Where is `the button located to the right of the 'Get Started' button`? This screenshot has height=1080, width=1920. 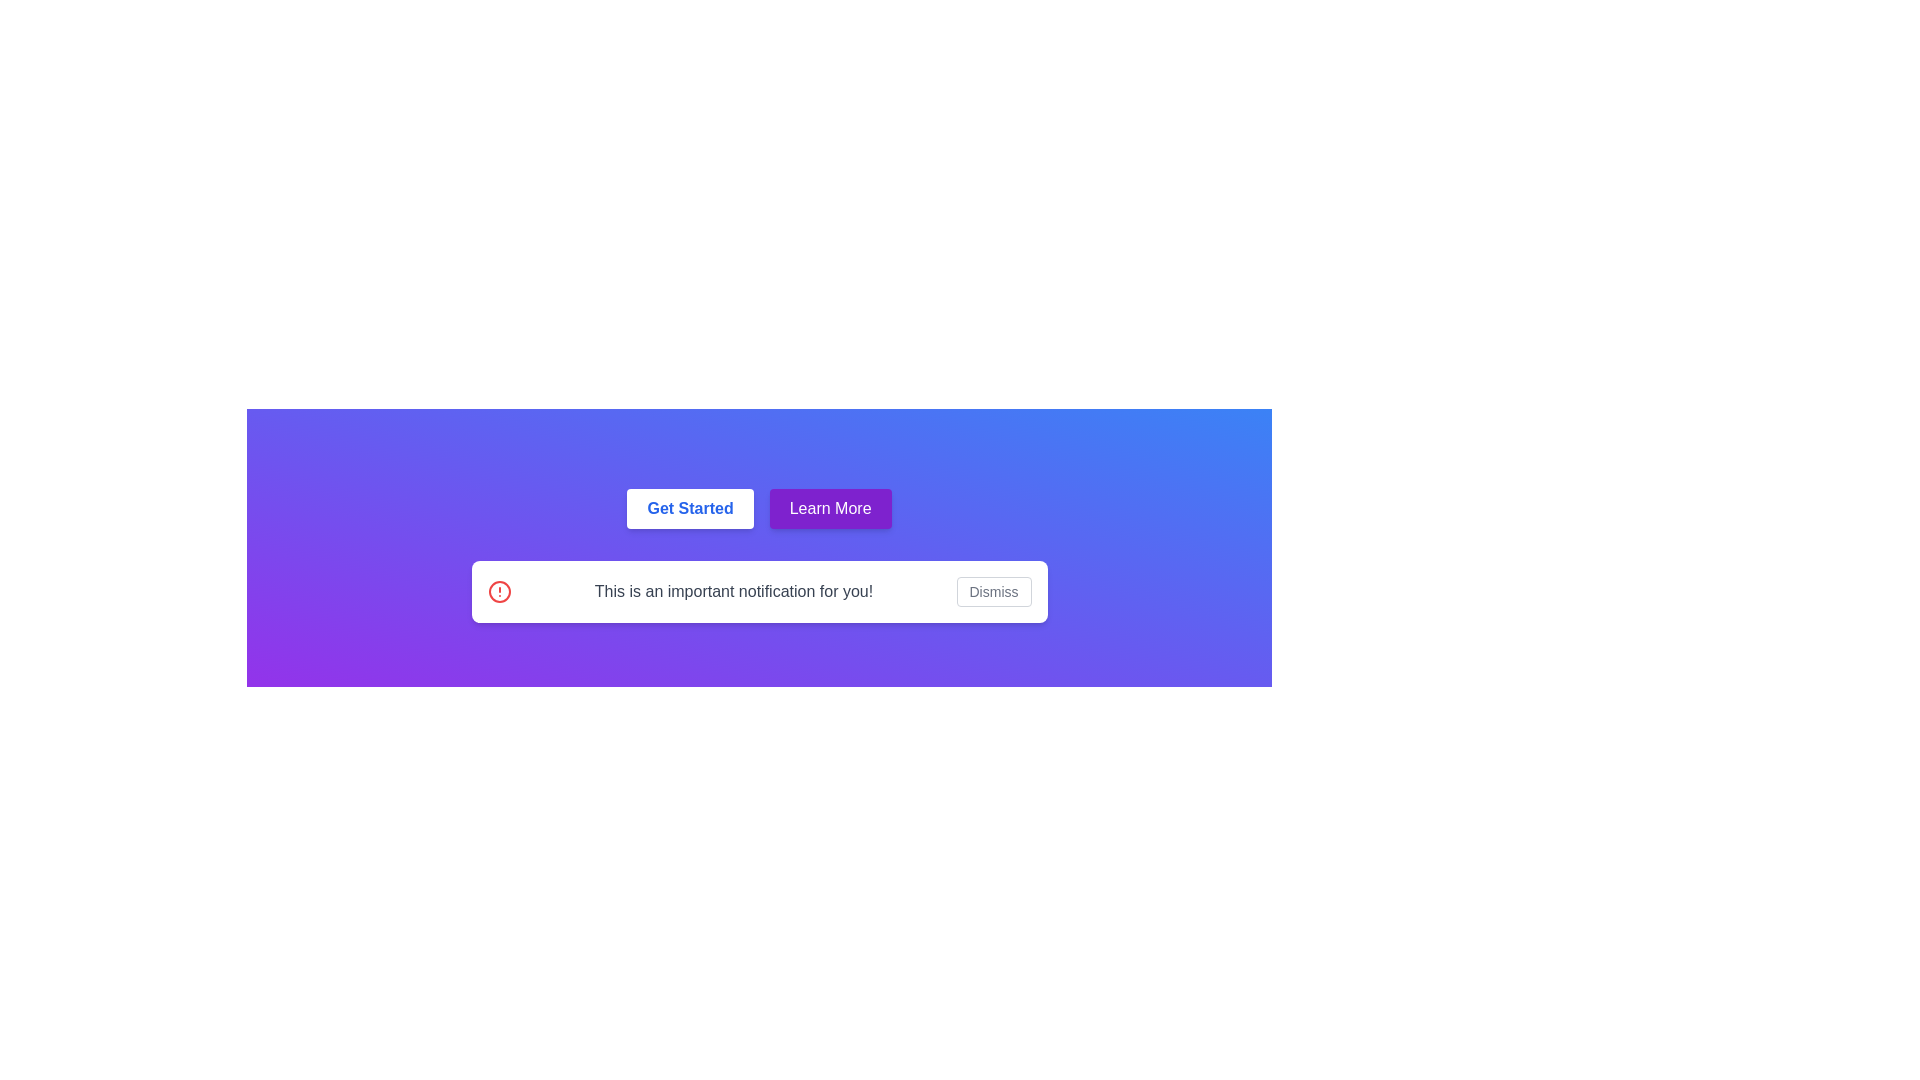
the button located to the right of the 'Get Started' button is located at coordinates (830, 508).